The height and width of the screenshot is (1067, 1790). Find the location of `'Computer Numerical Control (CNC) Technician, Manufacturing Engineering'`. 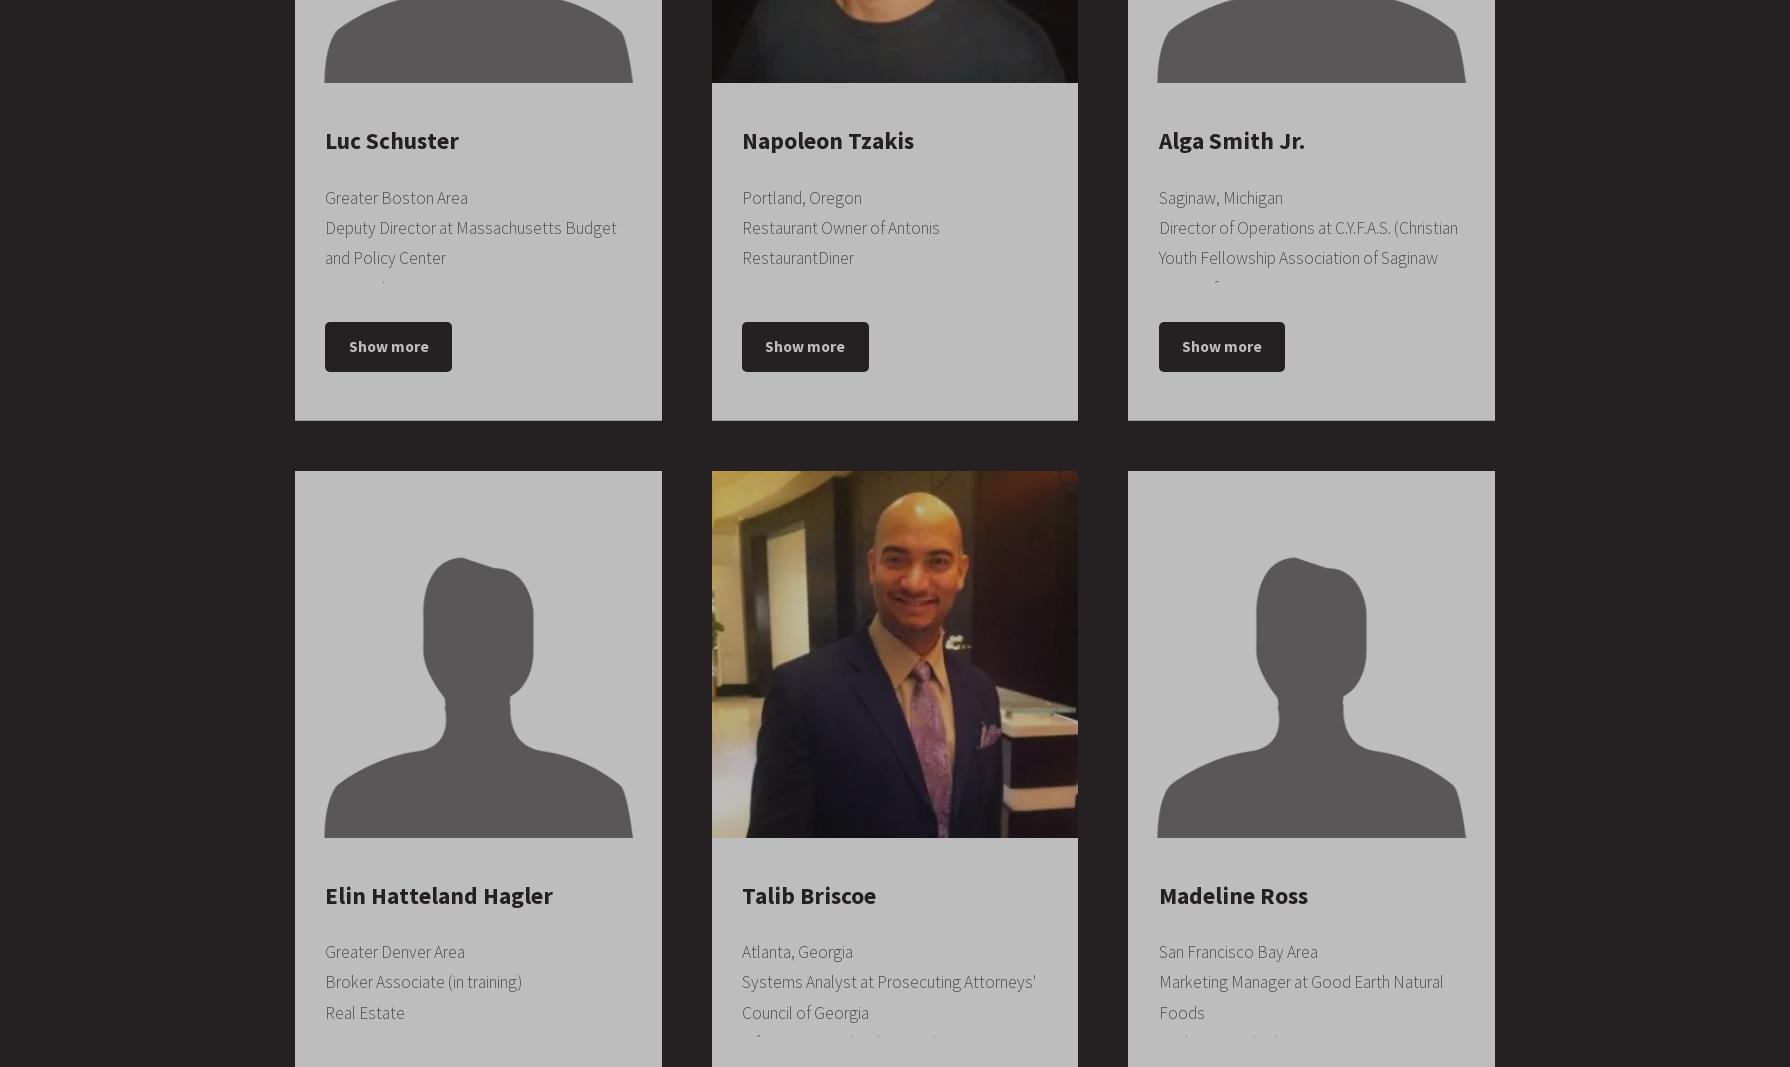

'Computer Numerical Control (CNC) Technician, Manufacturing Engineering' is located at coordinates (868, 93).